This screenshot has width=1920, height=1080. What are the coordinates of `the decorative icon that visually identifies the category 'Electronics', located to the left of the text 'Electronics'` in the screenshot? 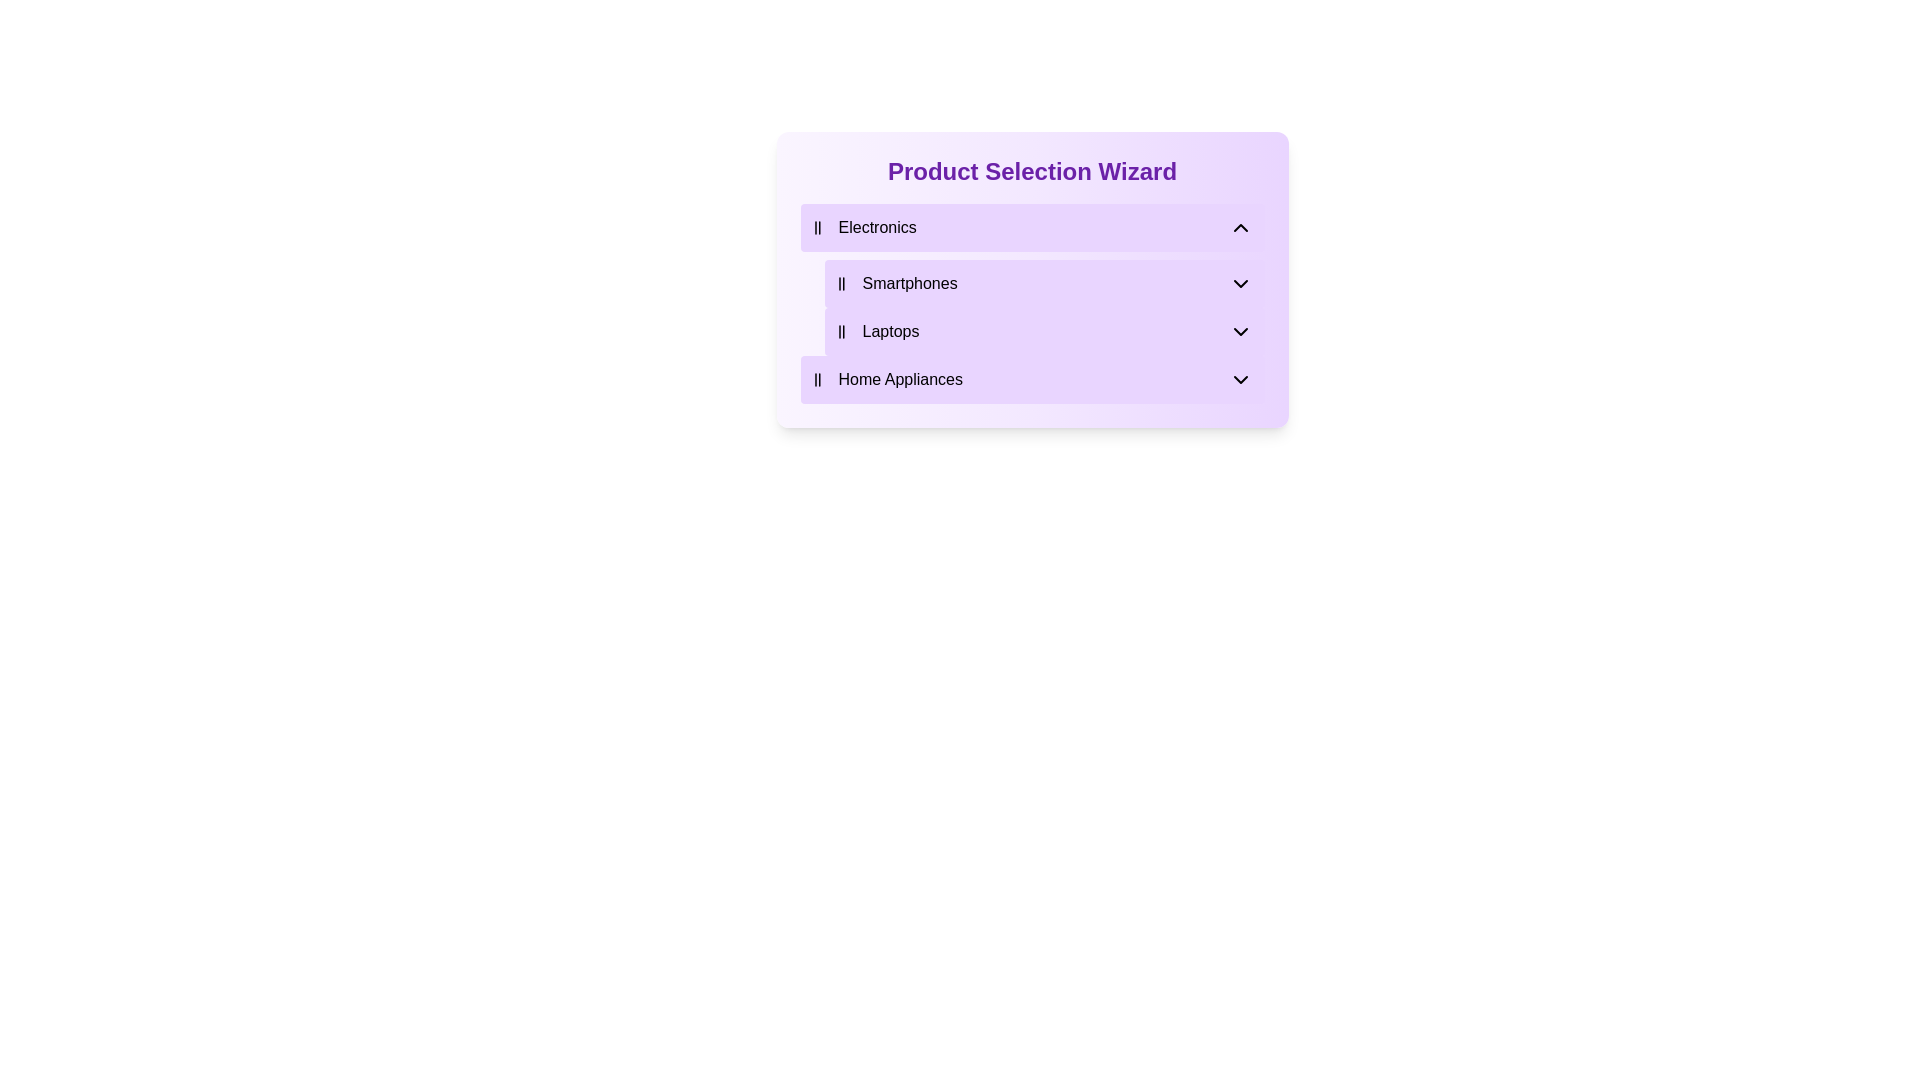 It's located at (821, 226).